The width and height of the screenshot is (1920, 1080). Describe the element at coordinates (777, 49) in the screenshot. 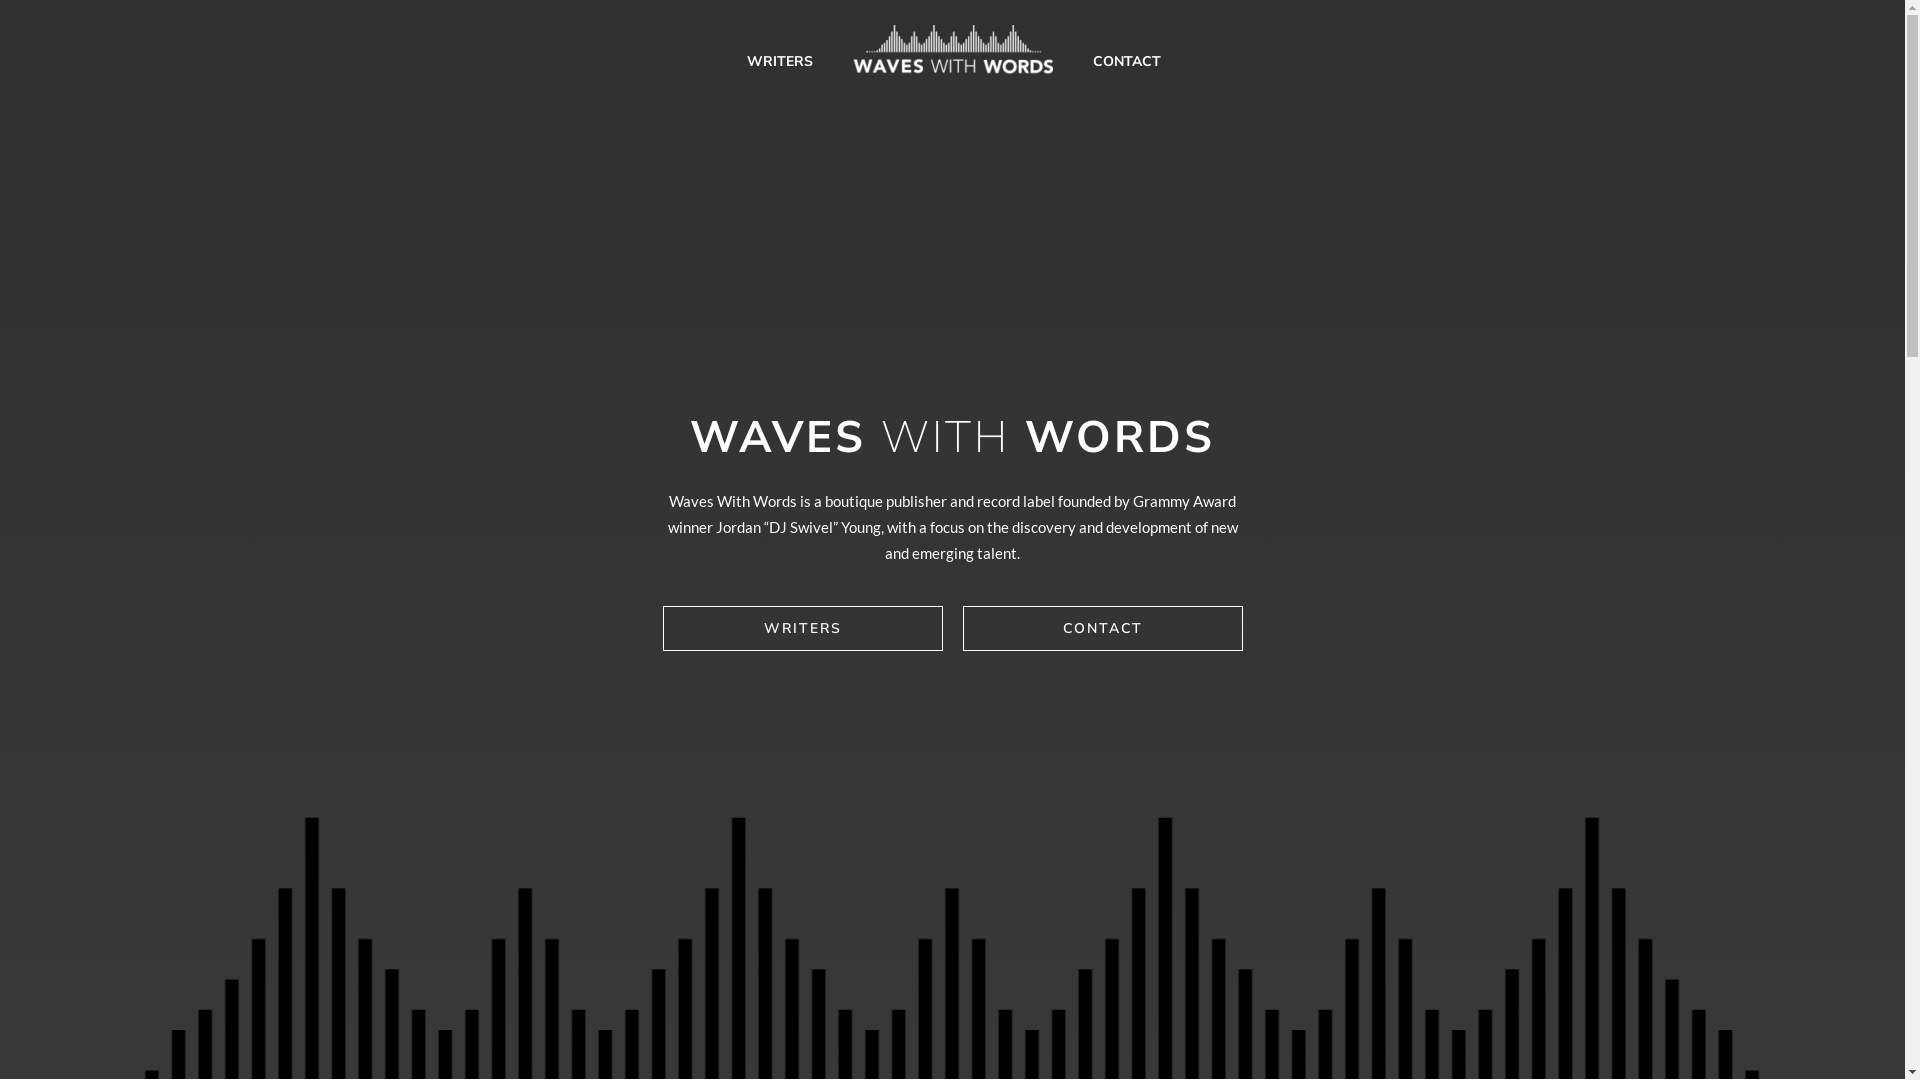

I see `'WRITERS'` at that location.